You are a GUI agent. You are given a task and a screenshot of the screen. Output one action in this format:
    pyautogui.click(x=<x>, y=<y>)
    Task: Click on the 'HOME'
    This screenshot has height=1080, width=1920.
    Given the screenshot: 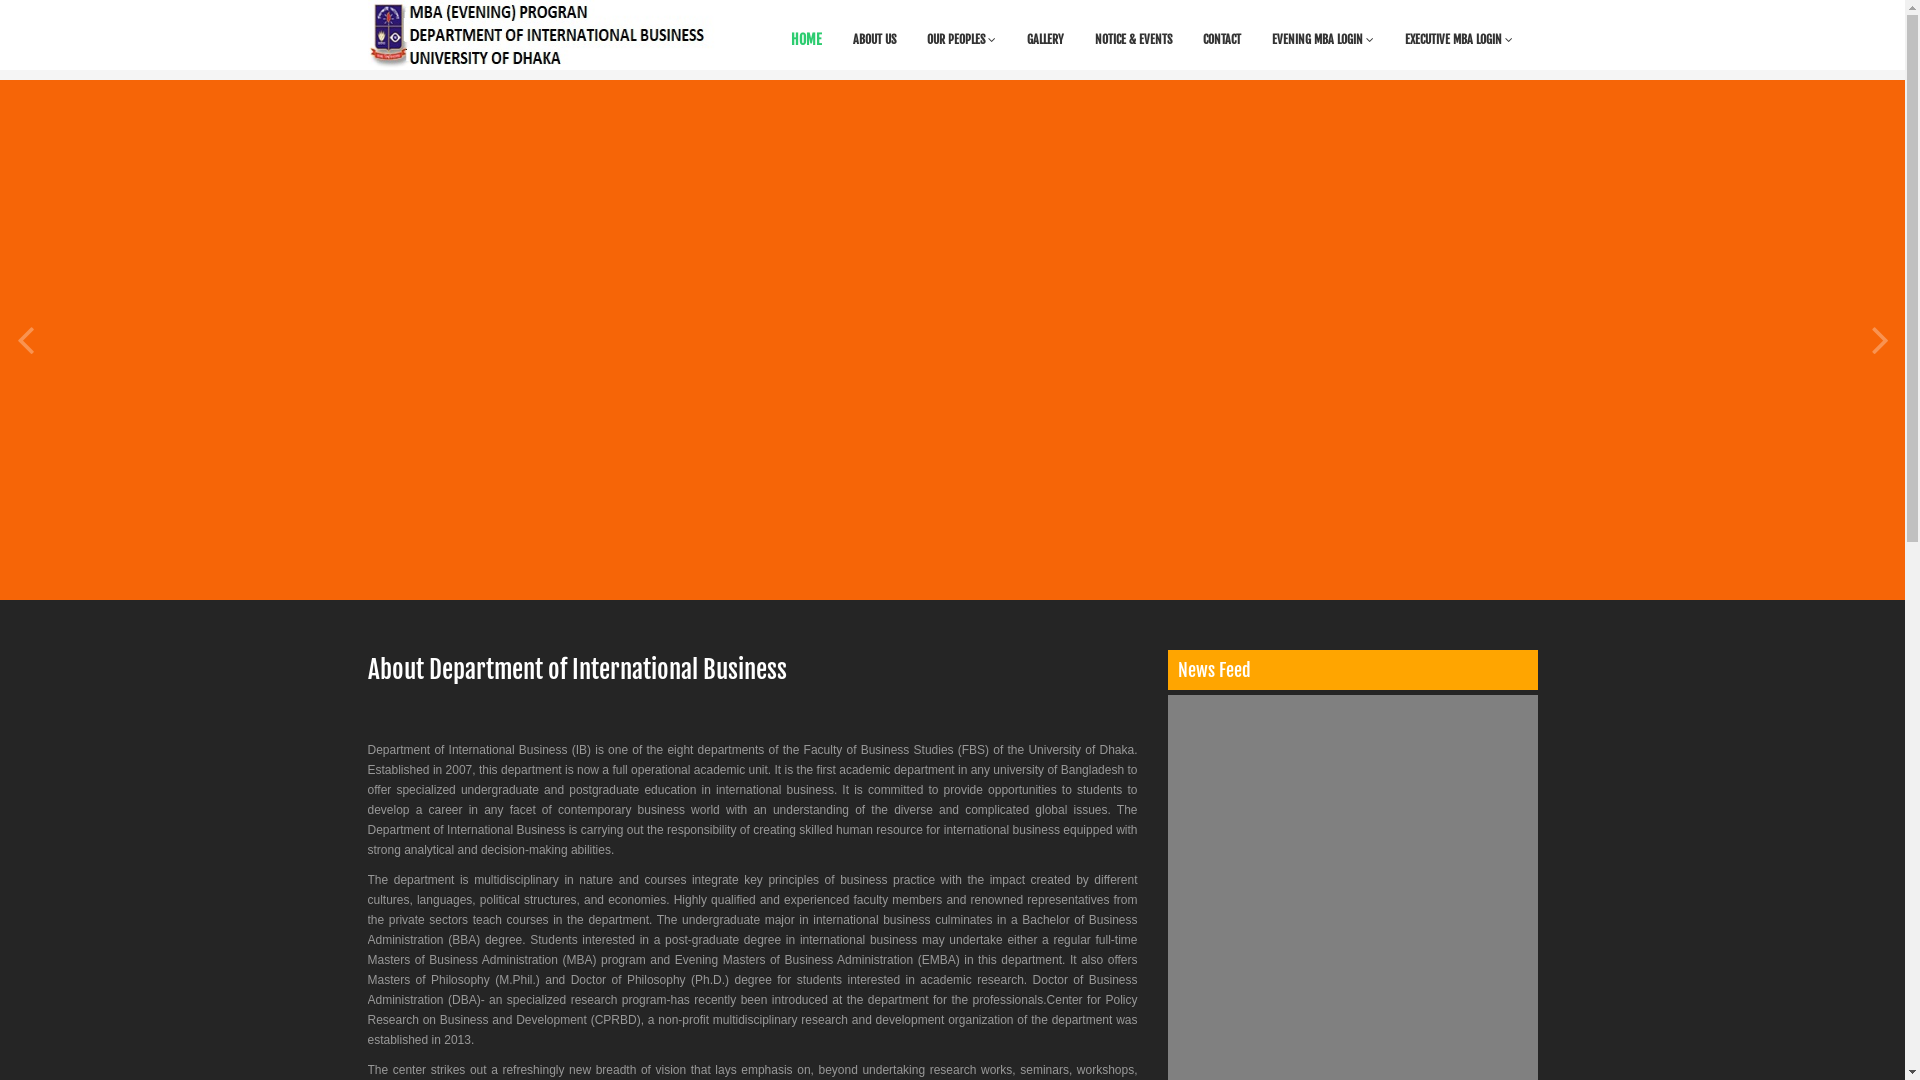 What is the action you would take?
    pyautogui.click(x=806, y=39)
    